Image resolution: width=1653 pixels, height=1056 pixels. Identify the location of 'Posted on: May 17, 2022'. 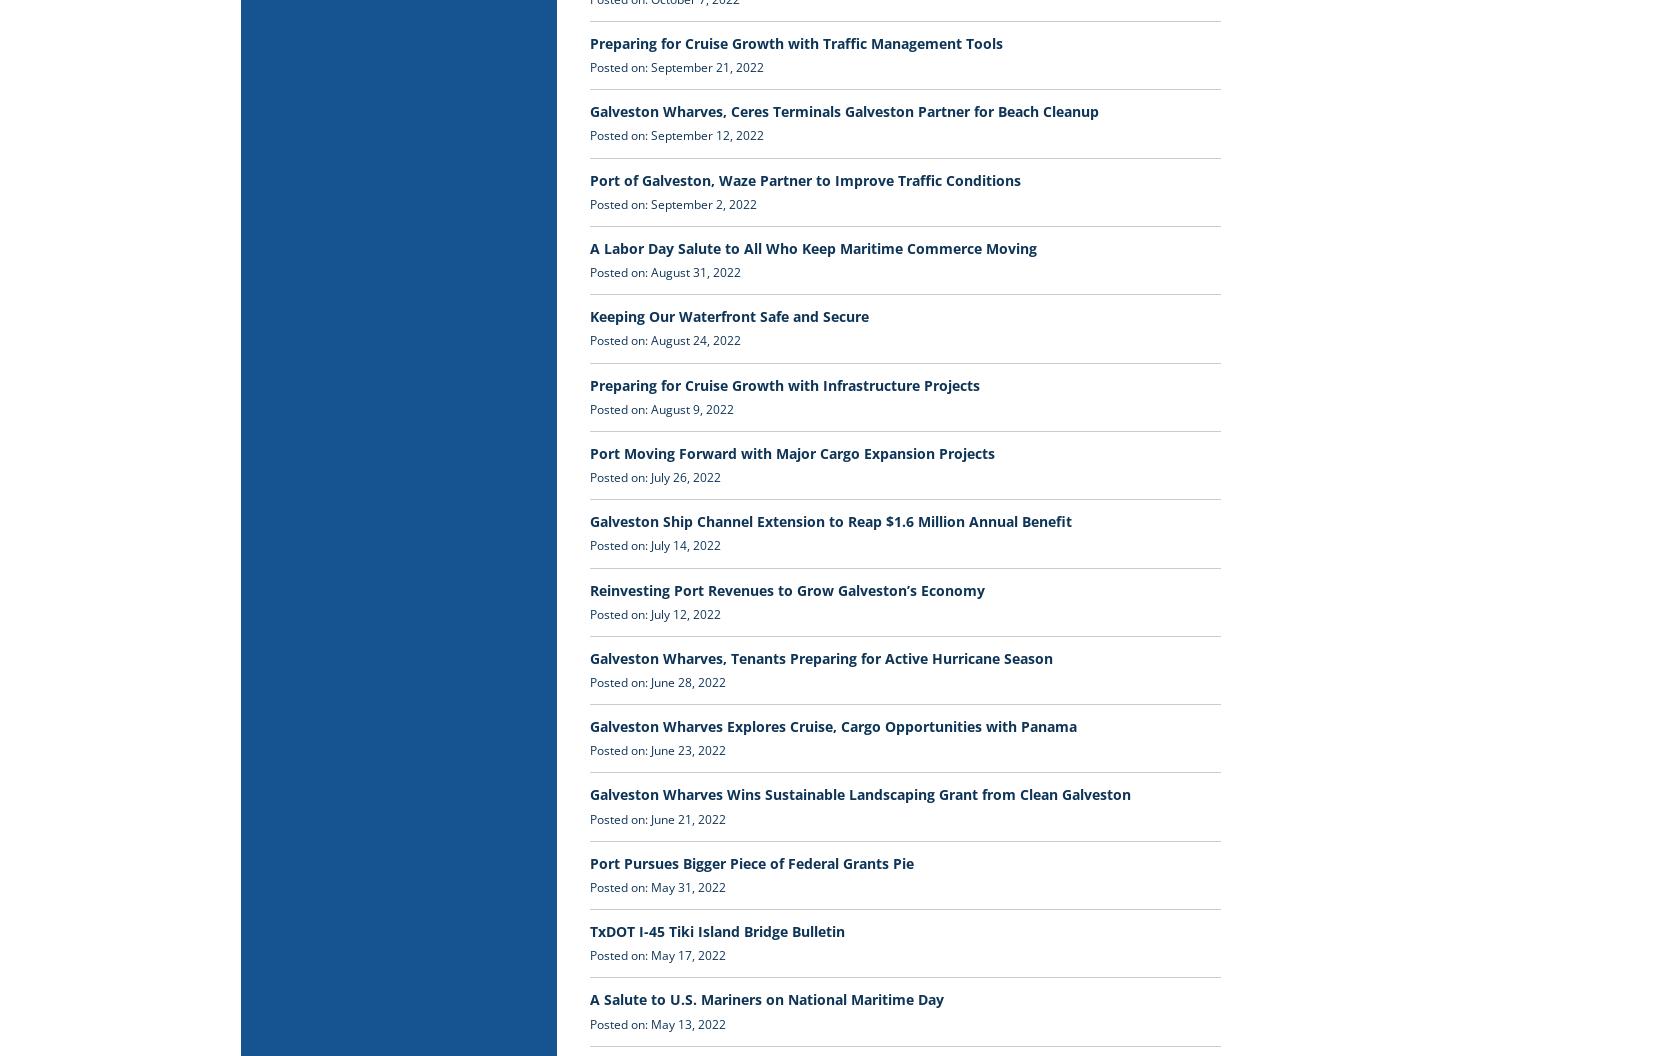
(657, 955).